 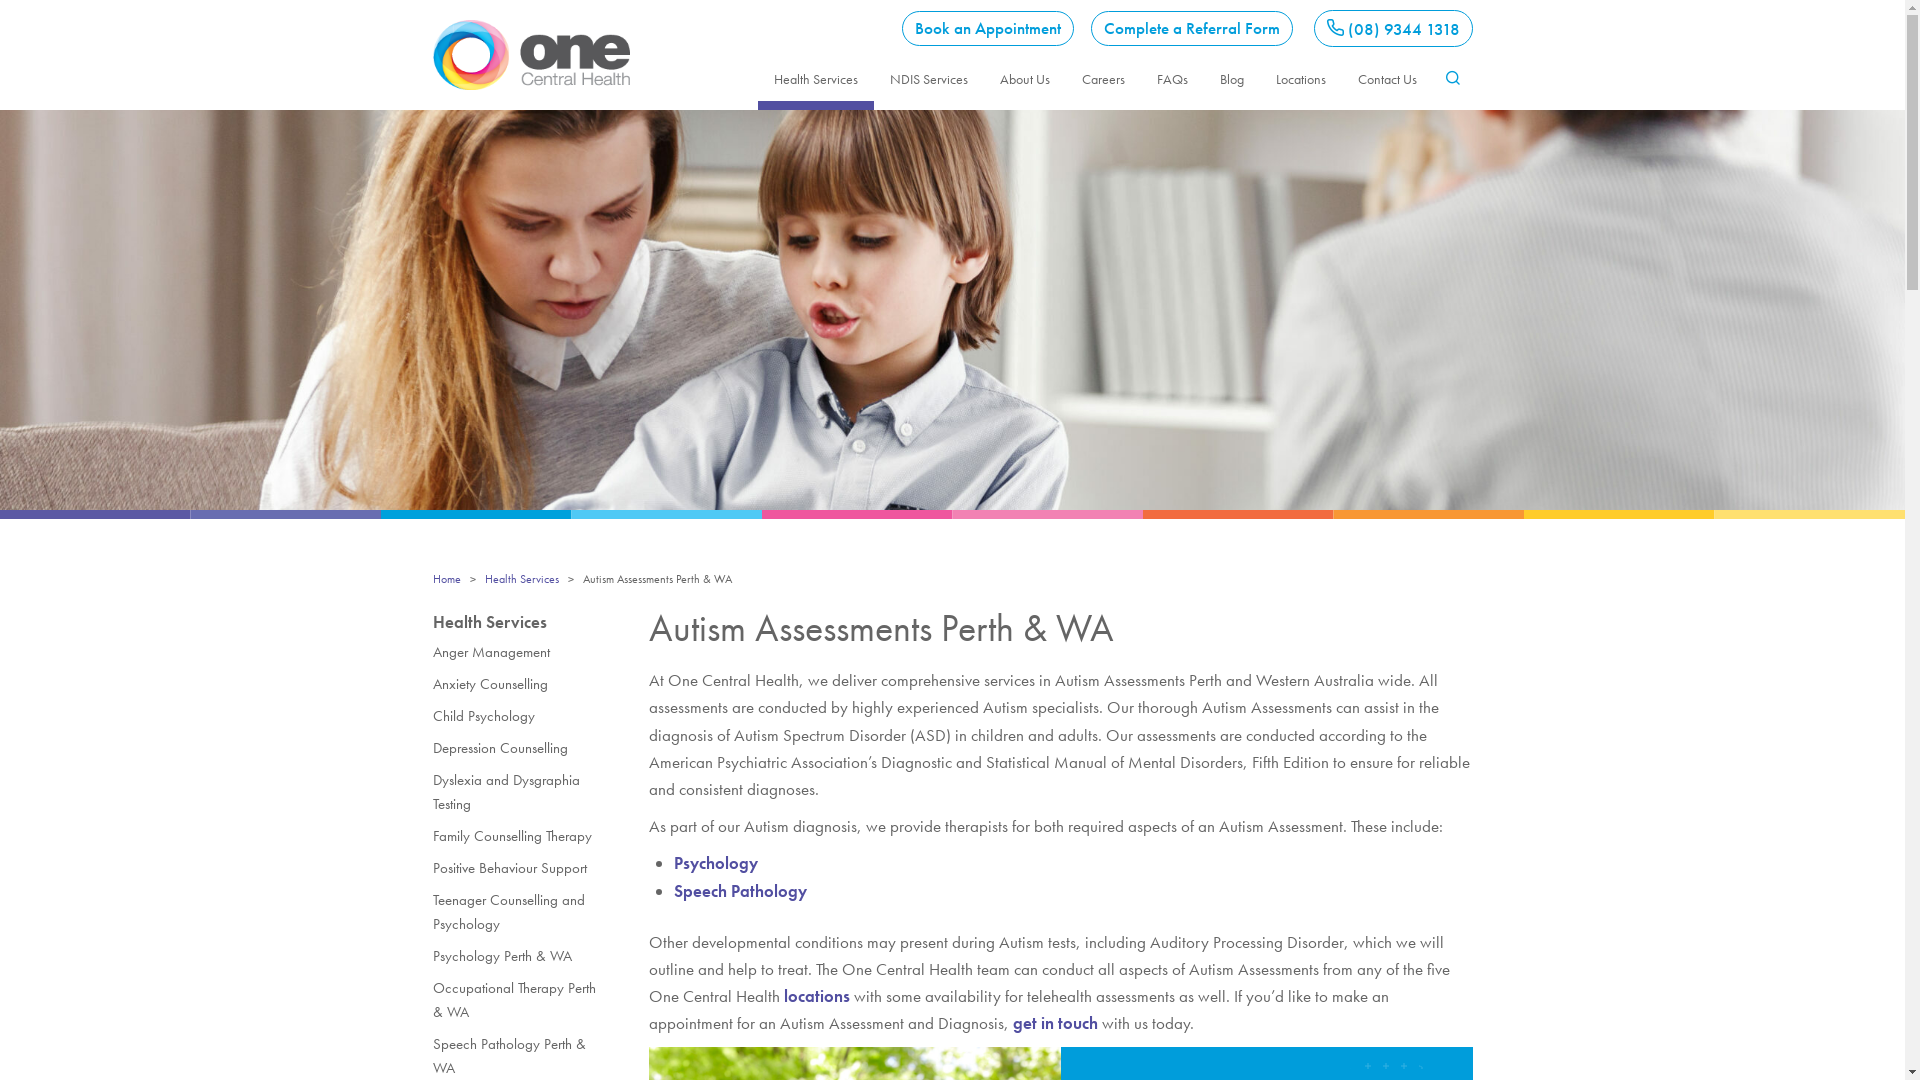 I want to click on 'Speech Pathology', so click(x=673, y=890).